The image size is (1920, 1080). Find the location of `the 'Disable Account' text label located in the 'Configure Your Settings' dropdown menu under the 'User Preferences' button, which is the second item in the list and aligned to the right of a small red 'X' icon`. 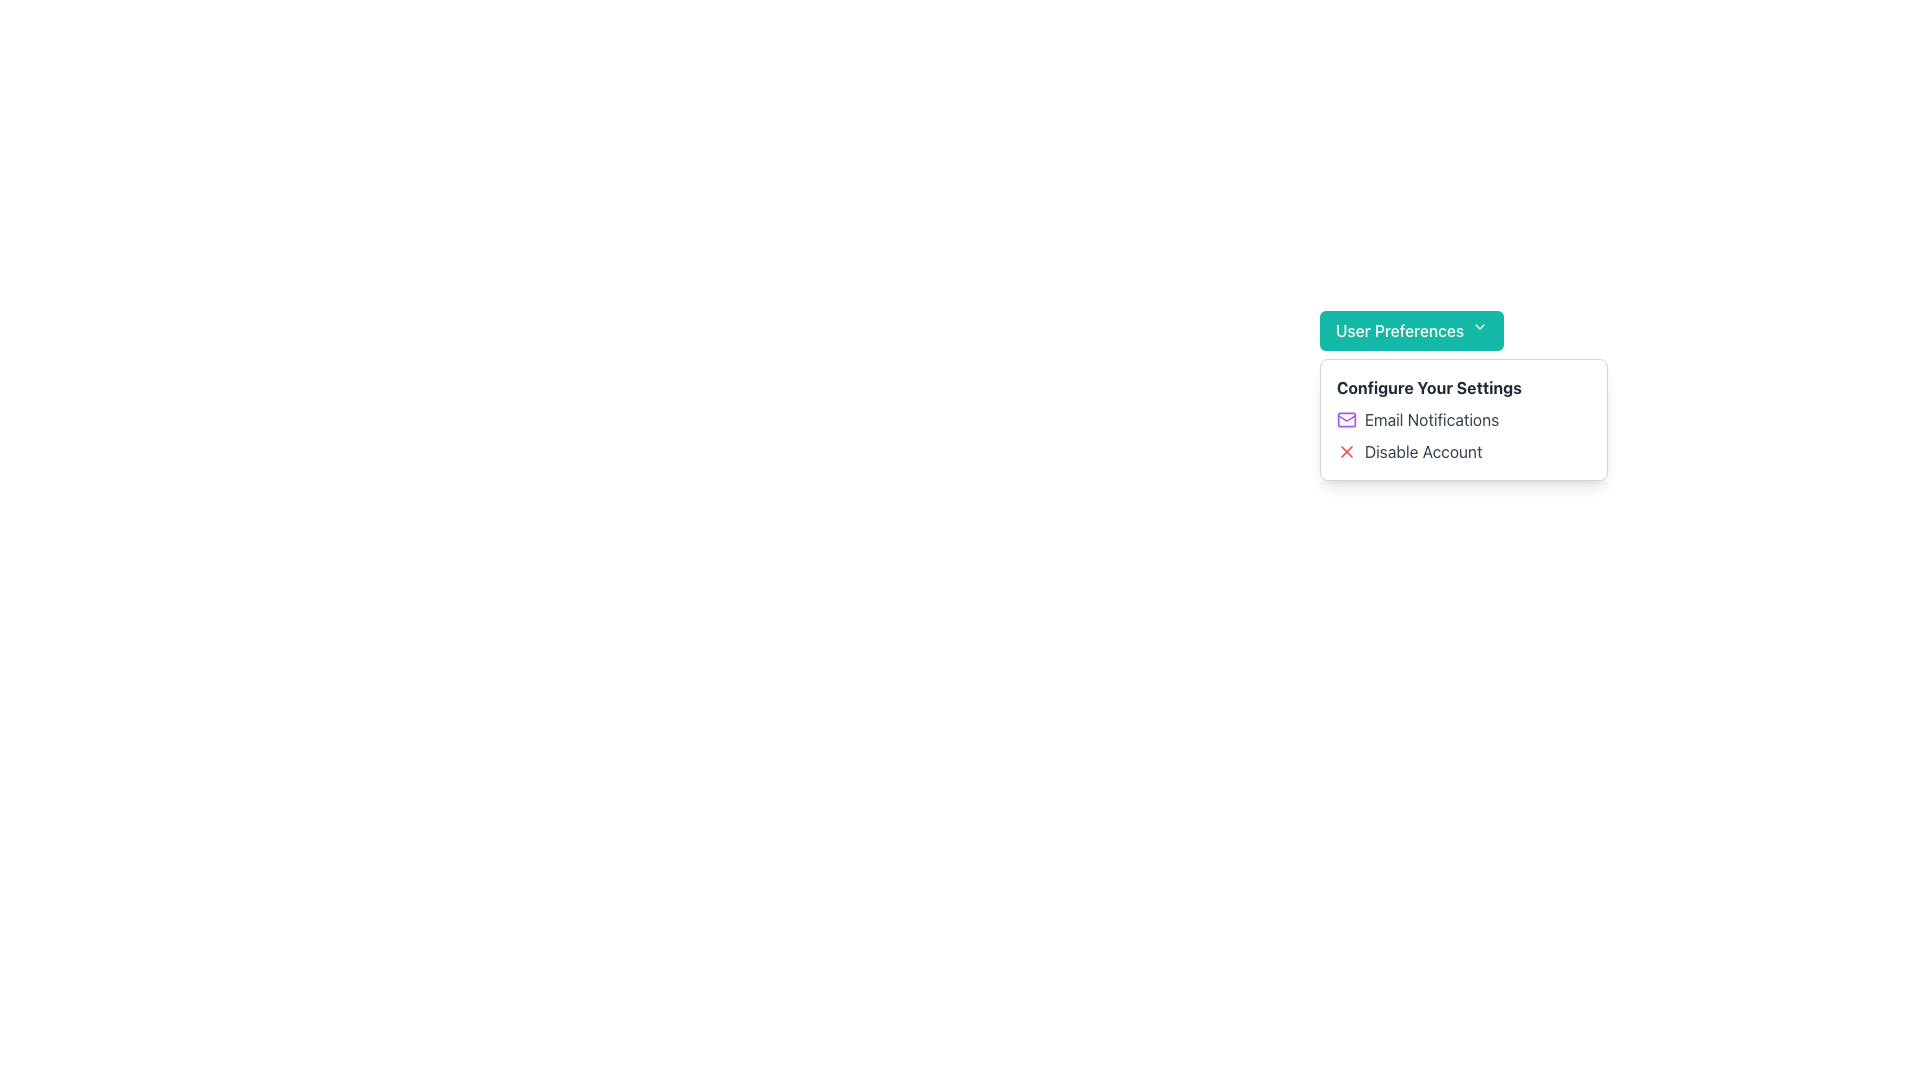

the 'Disable Account' text label located in the 'Configure Your Settings' dropdown menu under the 'User Preferences' button, which is the second item in the list and aligned to the right of a small red 'X' icon is located at coordinates (1422, 451).